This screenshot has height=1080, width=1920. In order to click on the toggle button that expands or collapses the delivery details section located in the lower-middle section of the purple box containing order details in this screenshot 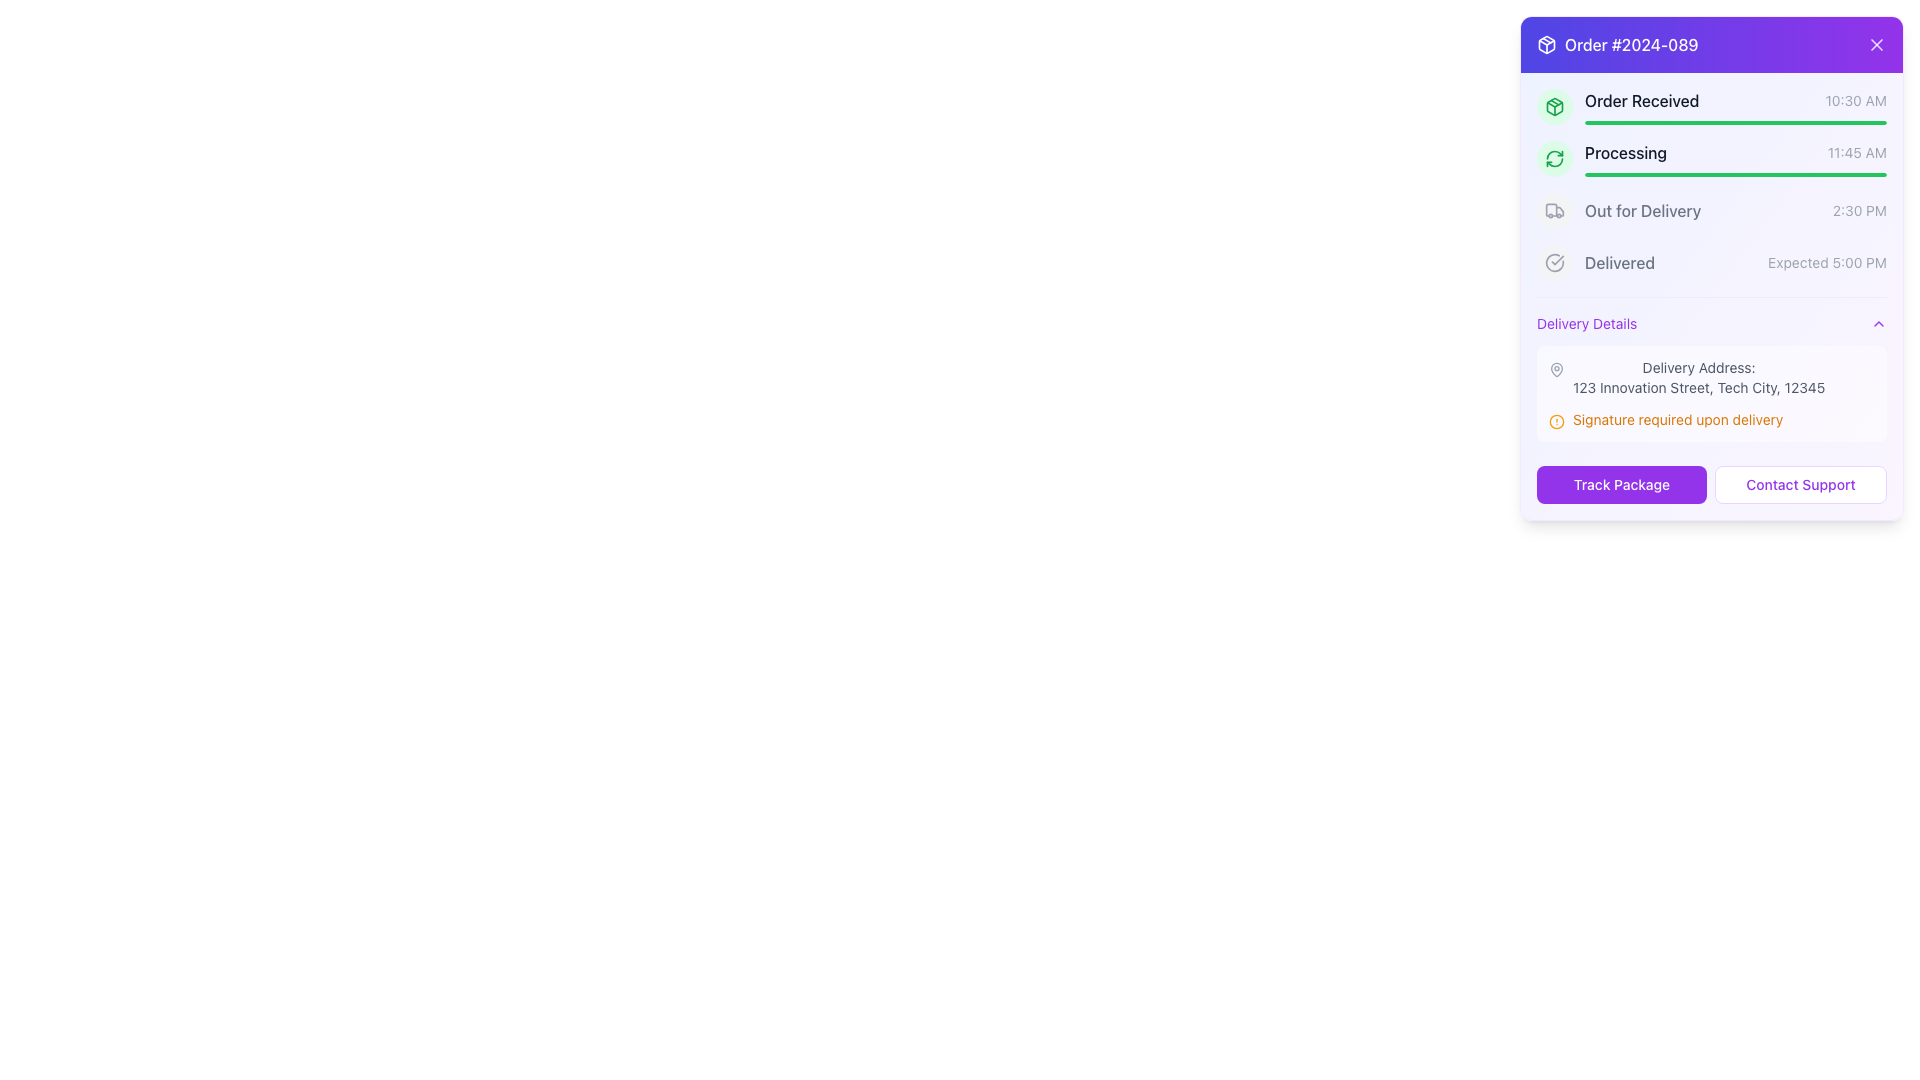, I will do `click(1711, 323)`.